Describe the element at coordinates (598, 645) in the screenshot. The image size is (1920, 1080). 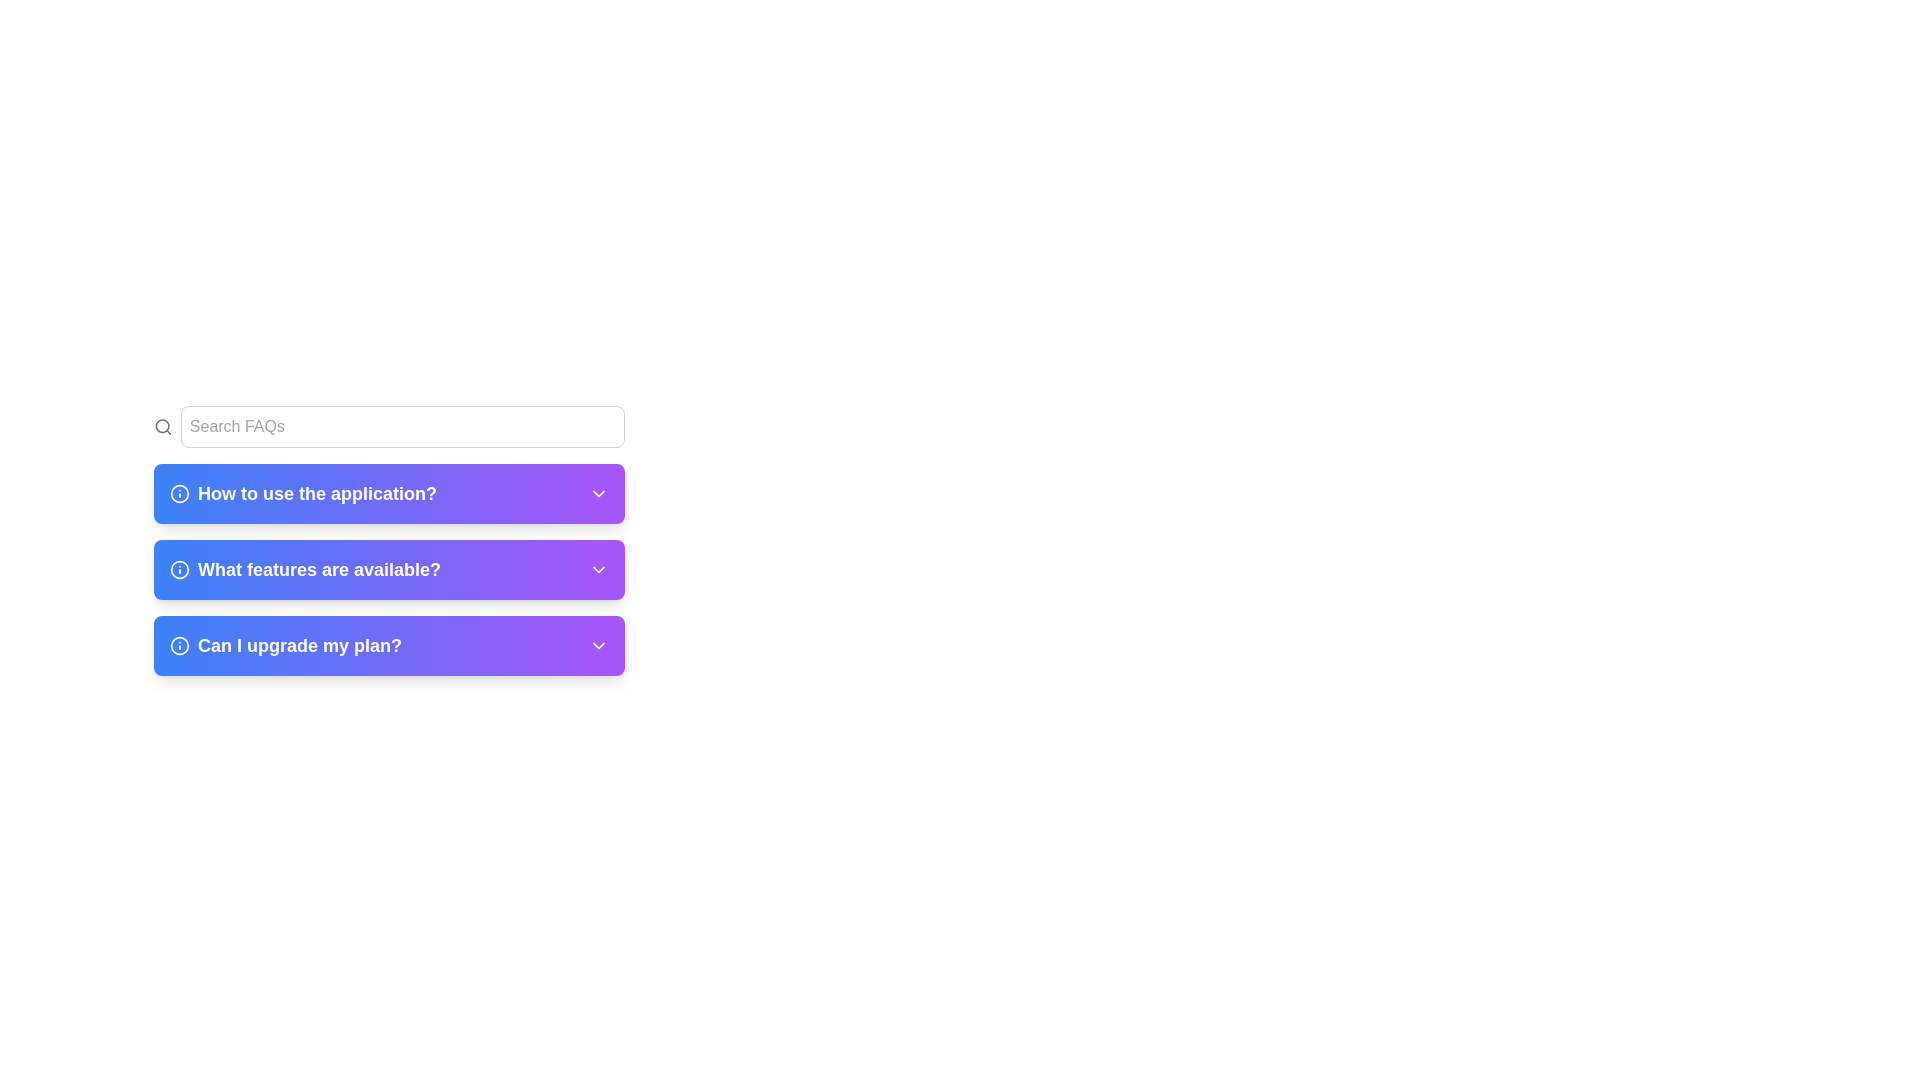
I see `the downward-pointing chevron icon located on the far-right side of the 'Can I upgrade my plan?' button for visual feedback` at that location.